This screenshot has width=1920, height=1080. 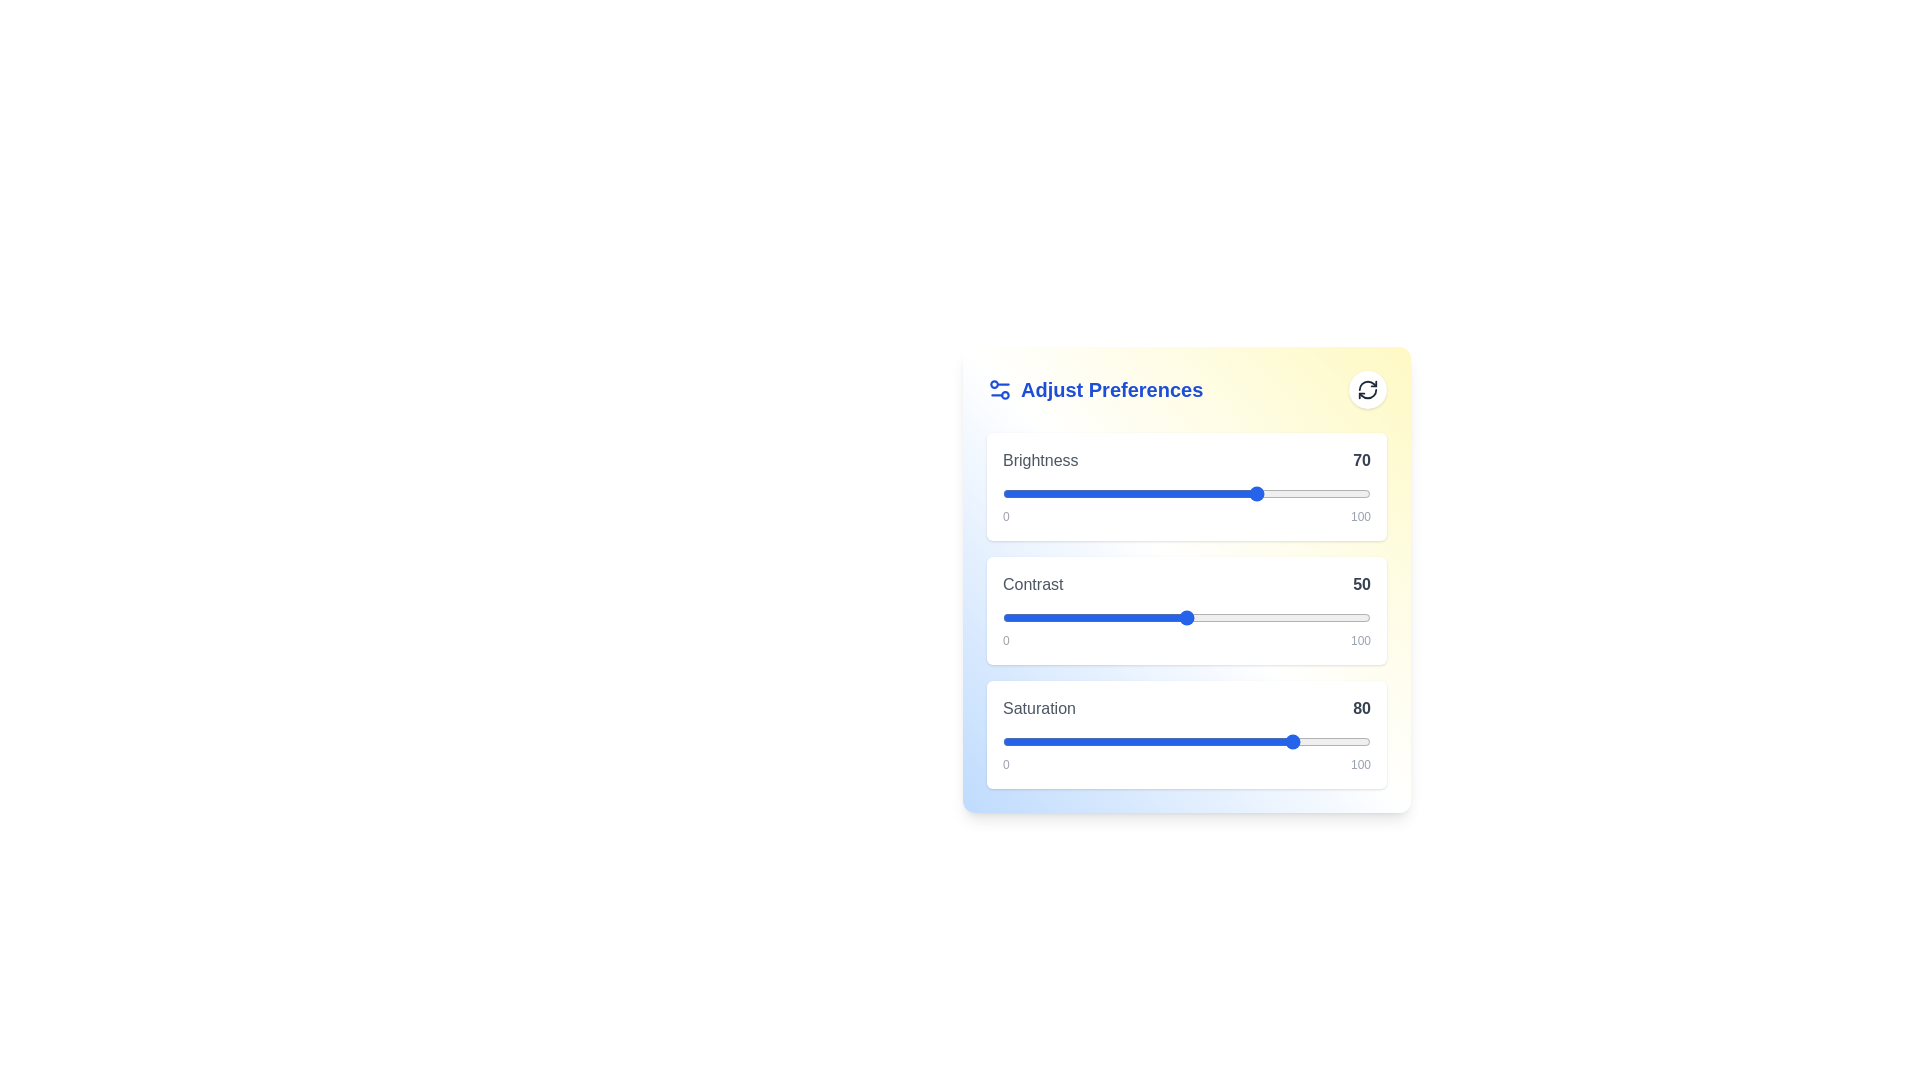 I want to click on brightness, so click(x=1219, y=493).